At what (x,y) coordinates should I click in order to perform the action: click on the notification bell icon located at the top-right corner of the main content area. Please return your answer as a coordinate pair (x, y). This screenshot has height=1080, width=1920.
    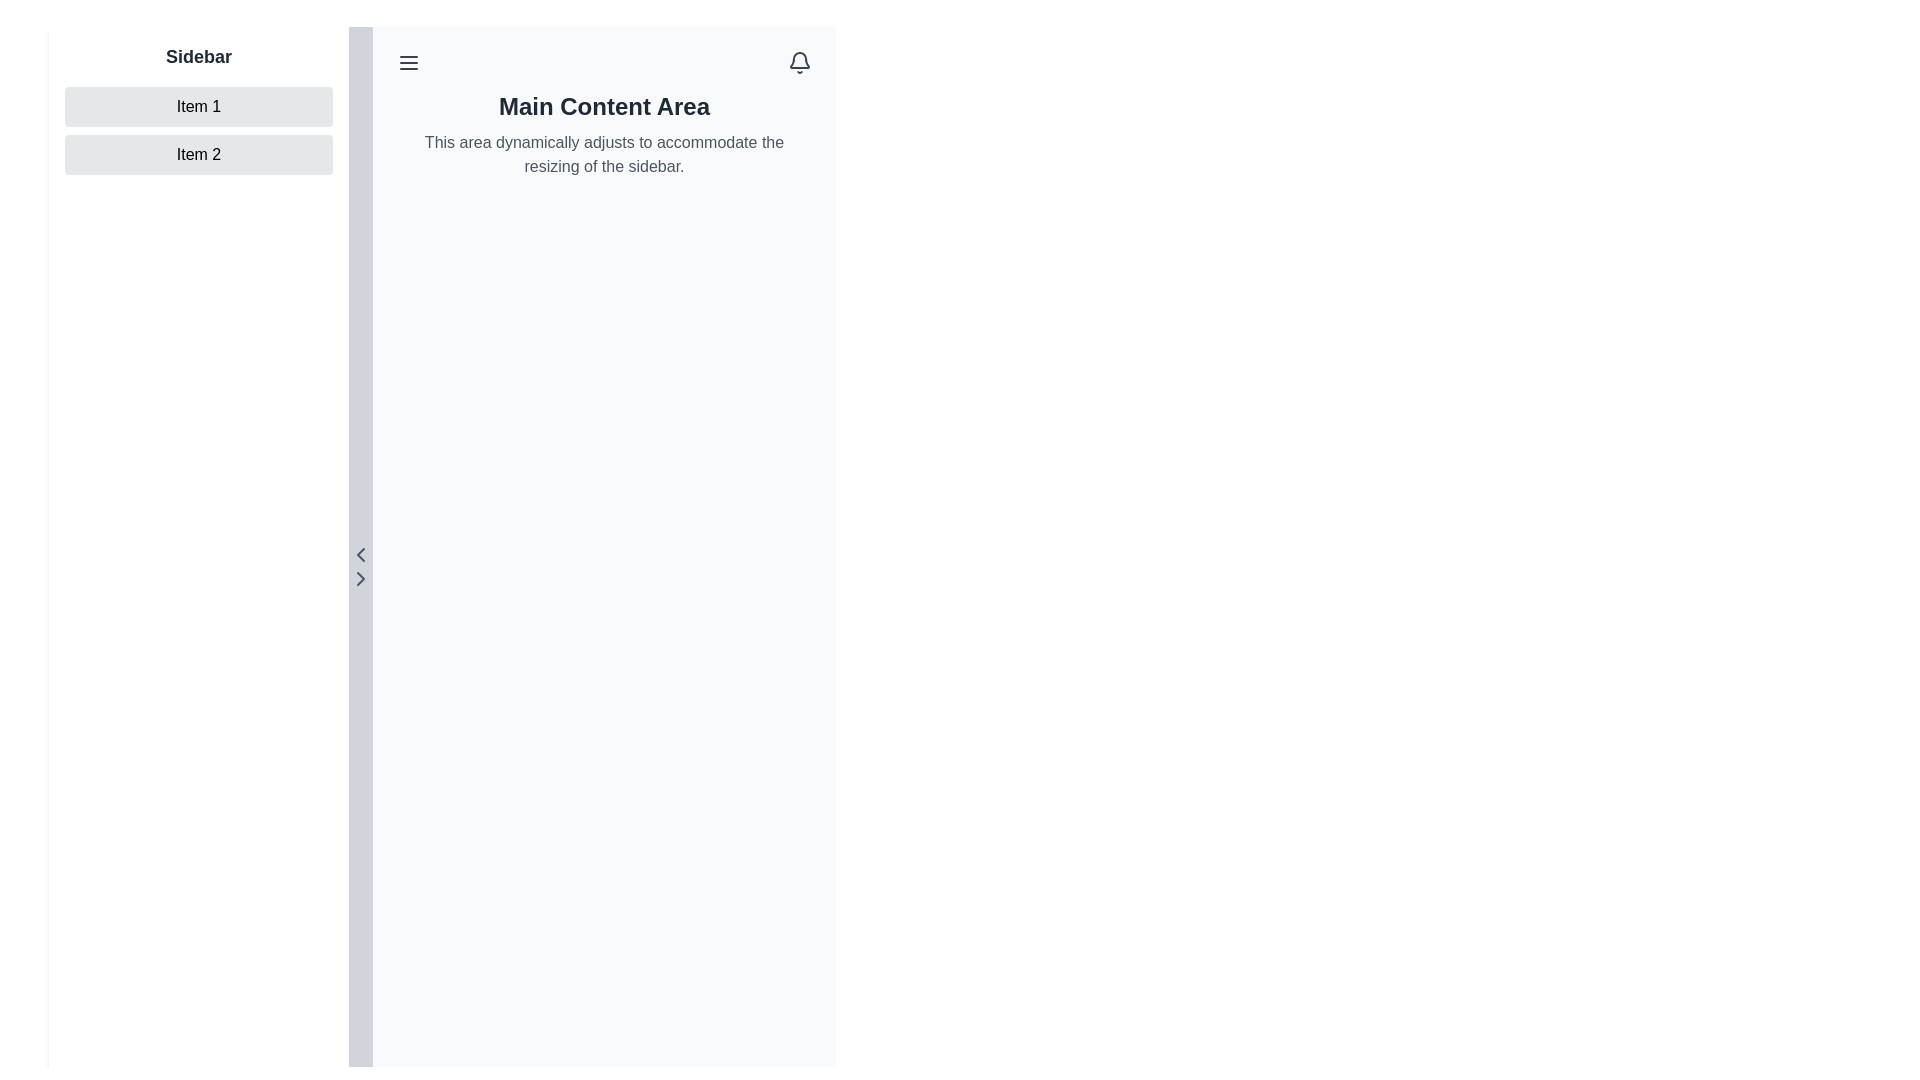
    Looking at the image, I should click on (800, 61).